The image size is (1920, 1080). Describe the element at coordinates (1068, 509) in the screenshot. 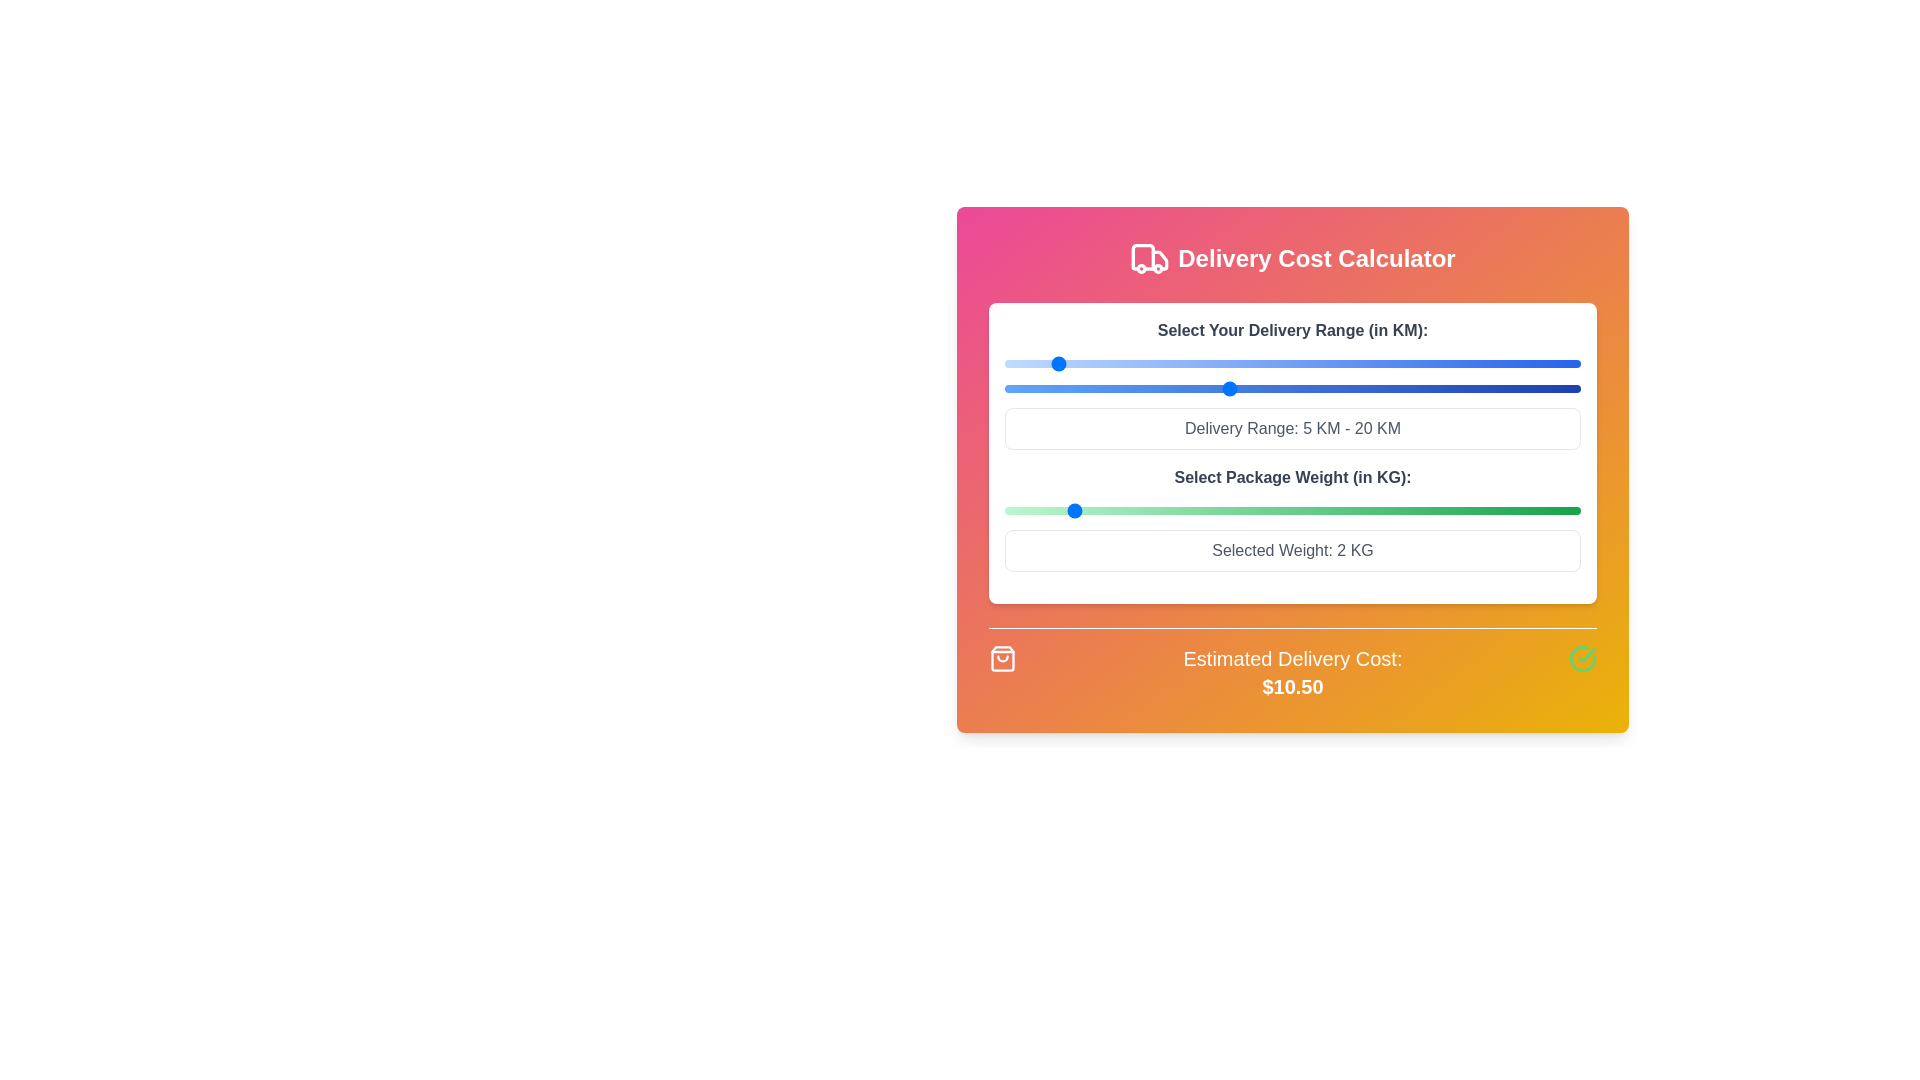

I see `the package weight` at that location.